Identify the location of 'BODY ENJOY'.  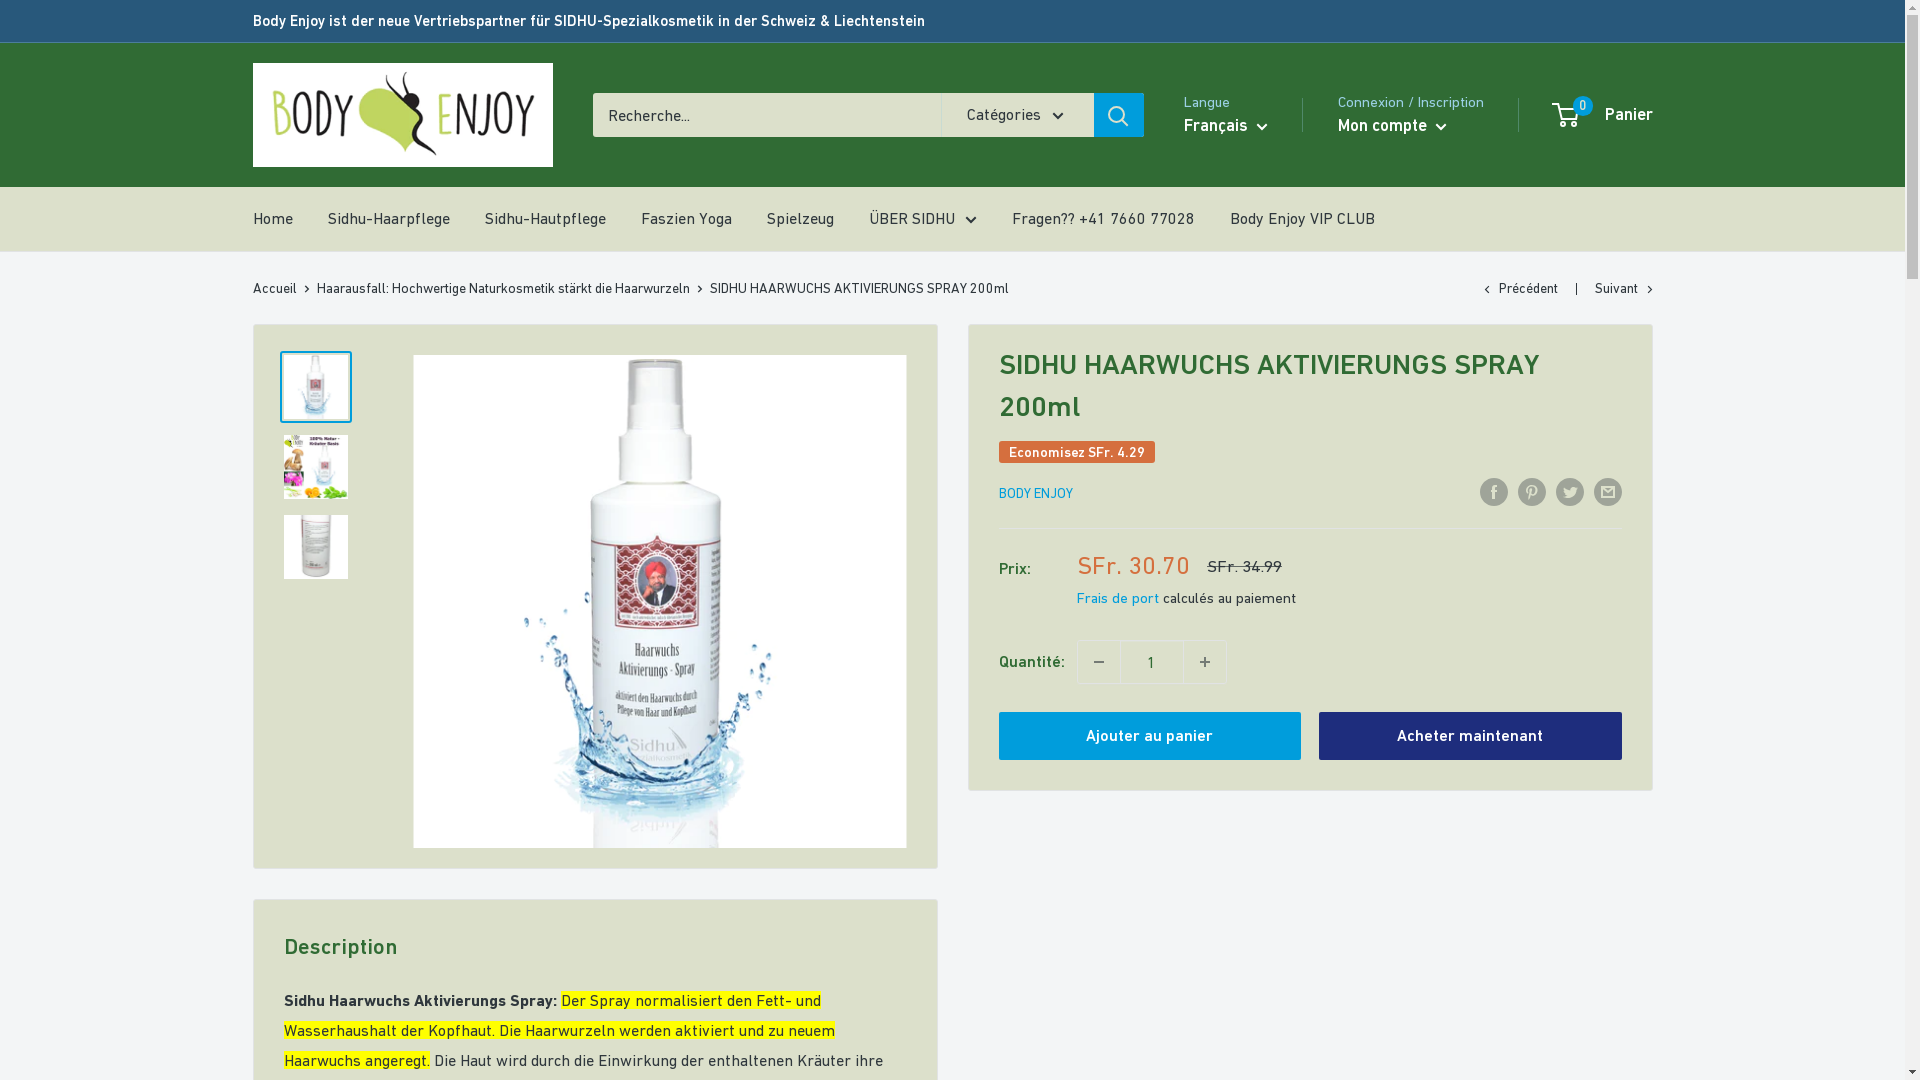
(1035, 493).